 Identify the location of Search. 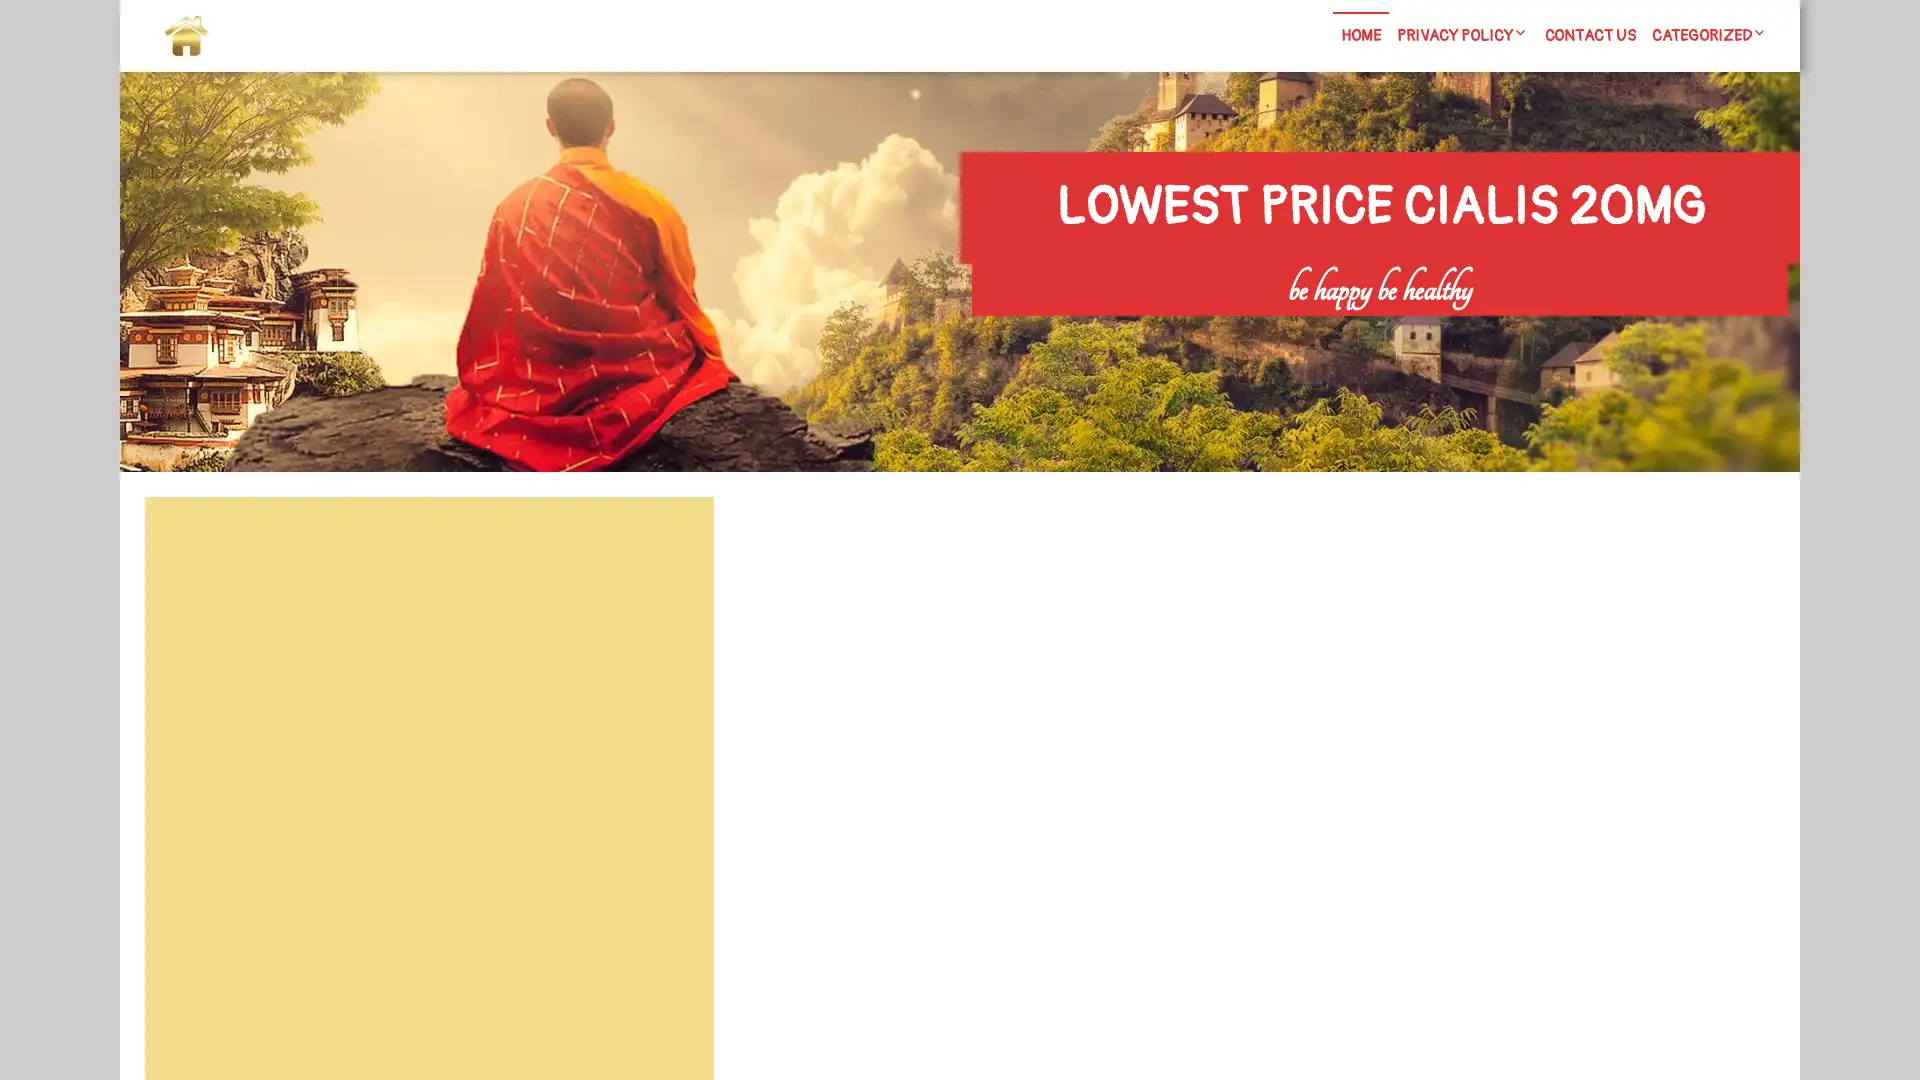
(667, 545).